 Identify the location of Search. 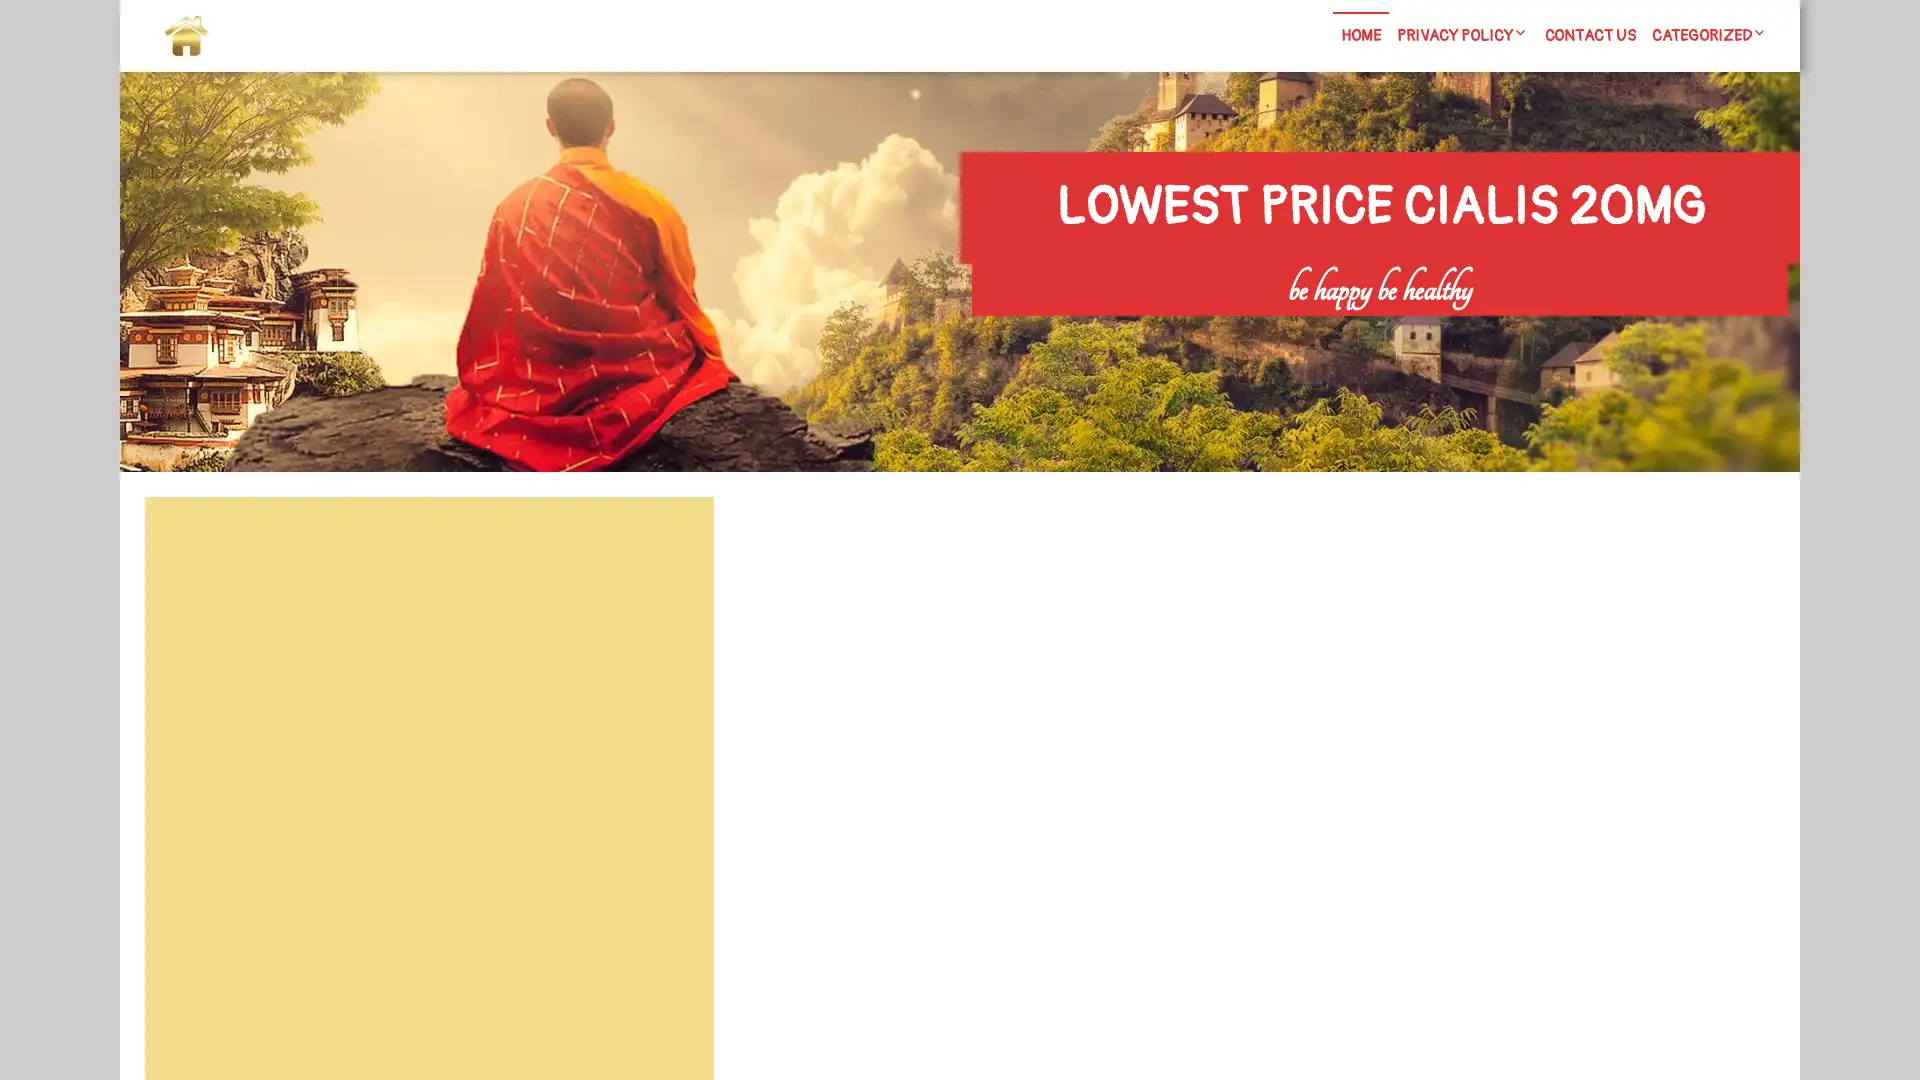
(667, 545).